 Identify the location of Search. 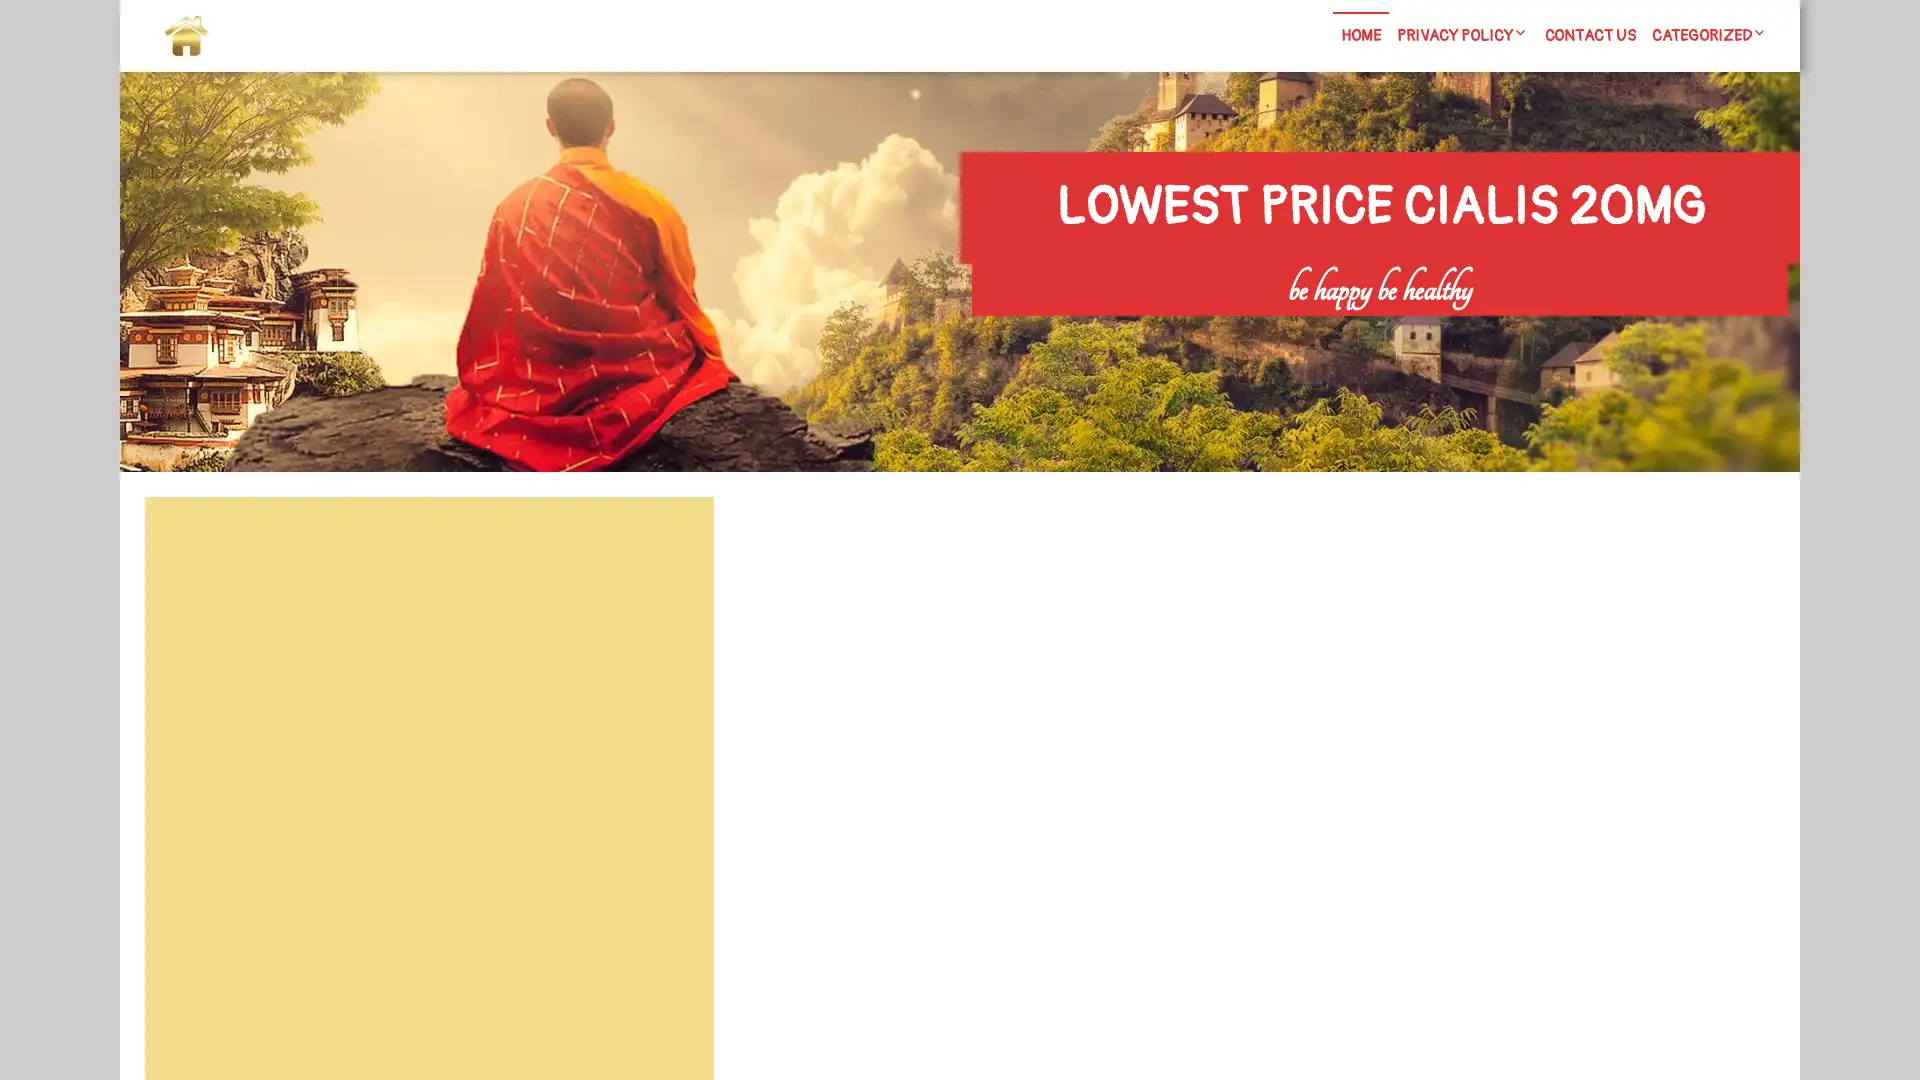
(667, 545).